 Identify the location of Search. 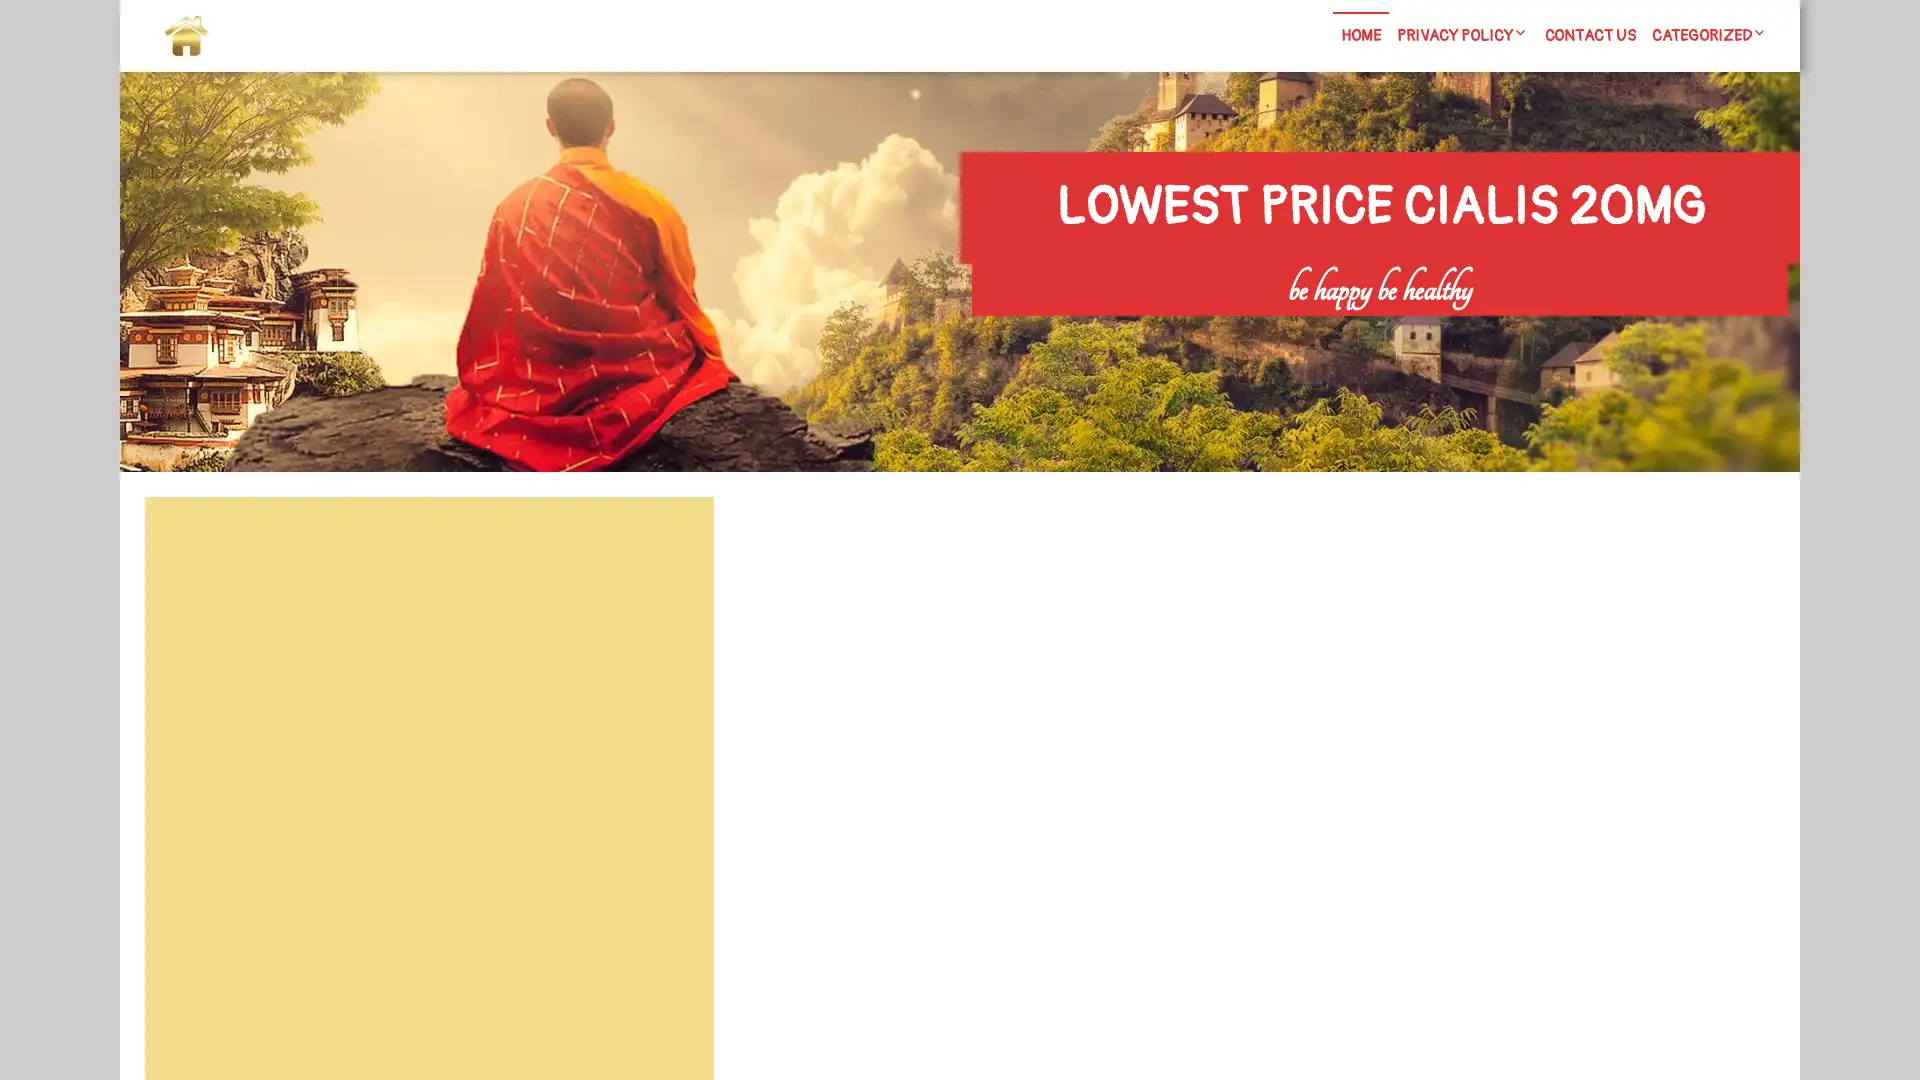
(667, 545).